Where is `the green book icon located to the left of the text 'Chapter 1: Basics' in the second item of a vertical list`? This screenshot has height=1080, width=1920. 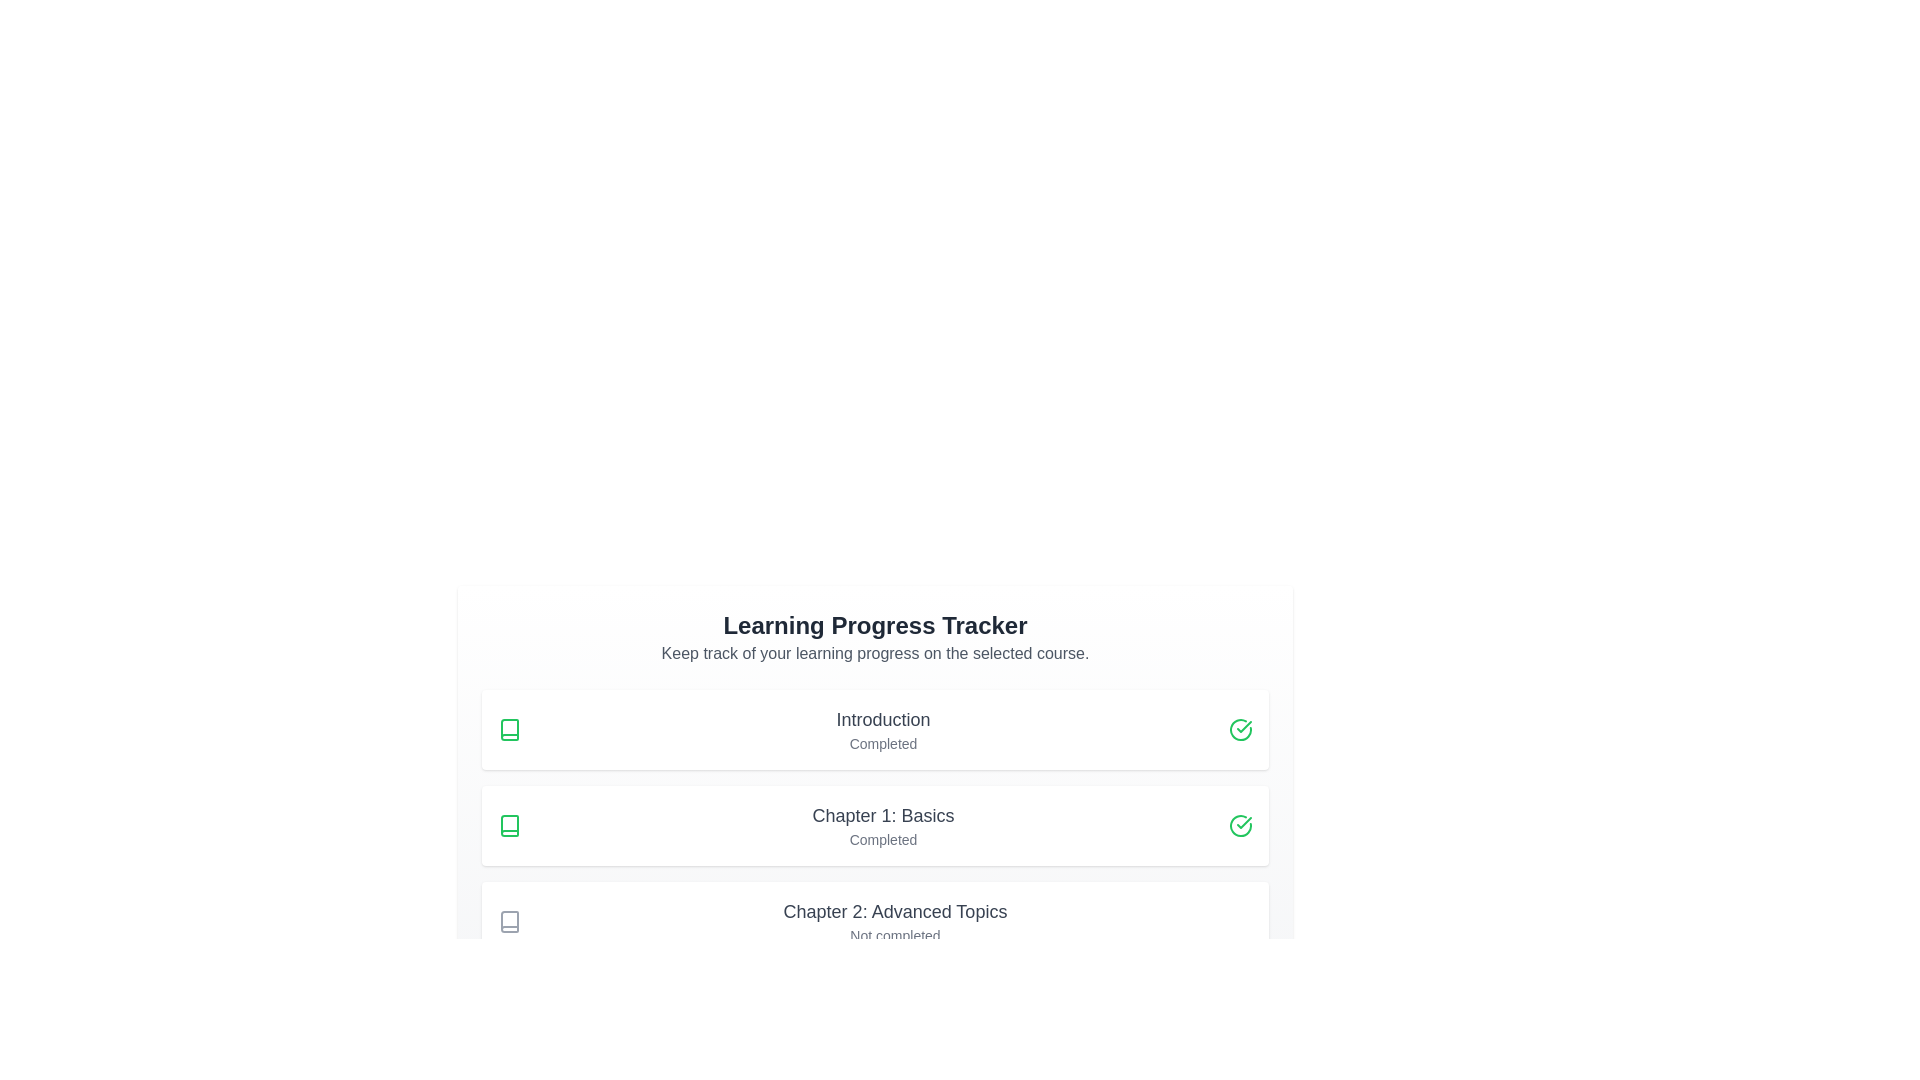
the green book icon located to the left of the text 'Chapter 1: Basics' in the second item of a vertical list is located at coordinates (509, 825).